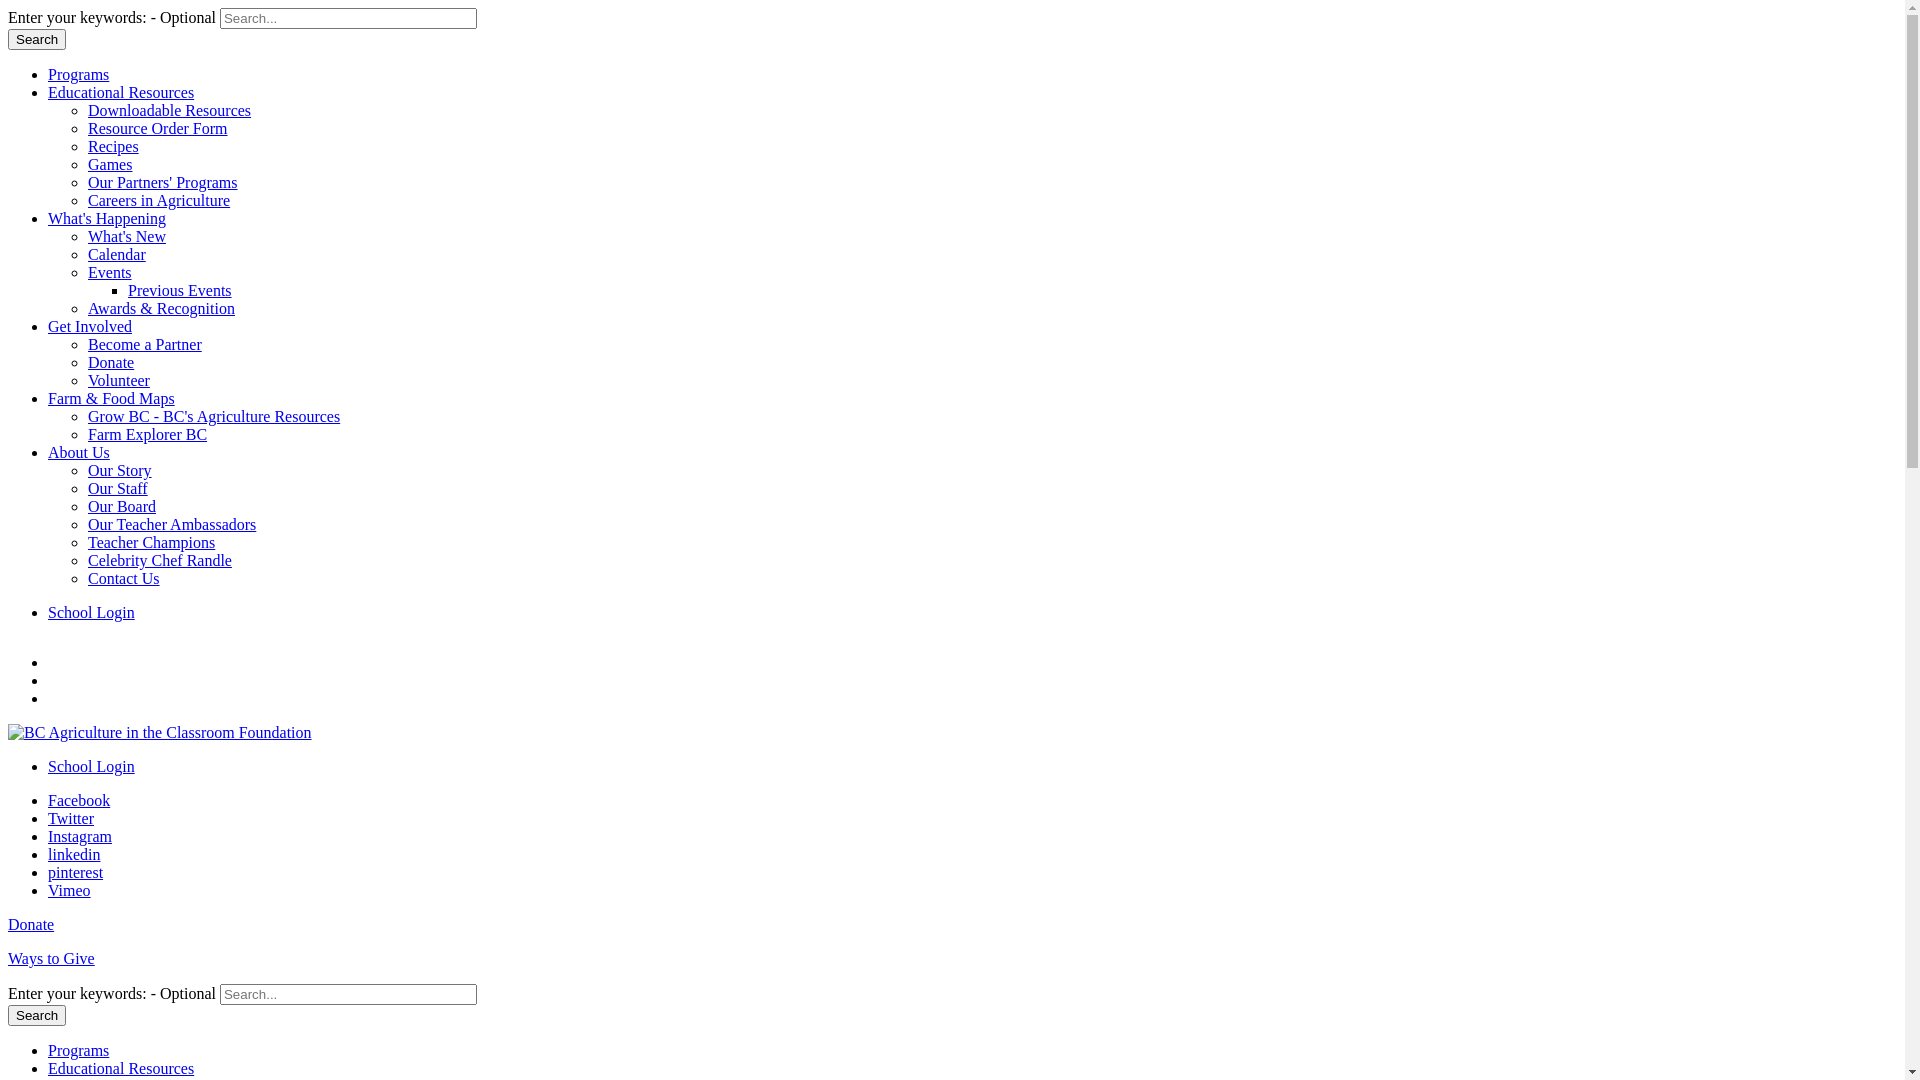 This screenshot has width=1920, height=1080. Describe the element at coordinates (951, 948) in the screenshot. I see `'Donate` at that location.